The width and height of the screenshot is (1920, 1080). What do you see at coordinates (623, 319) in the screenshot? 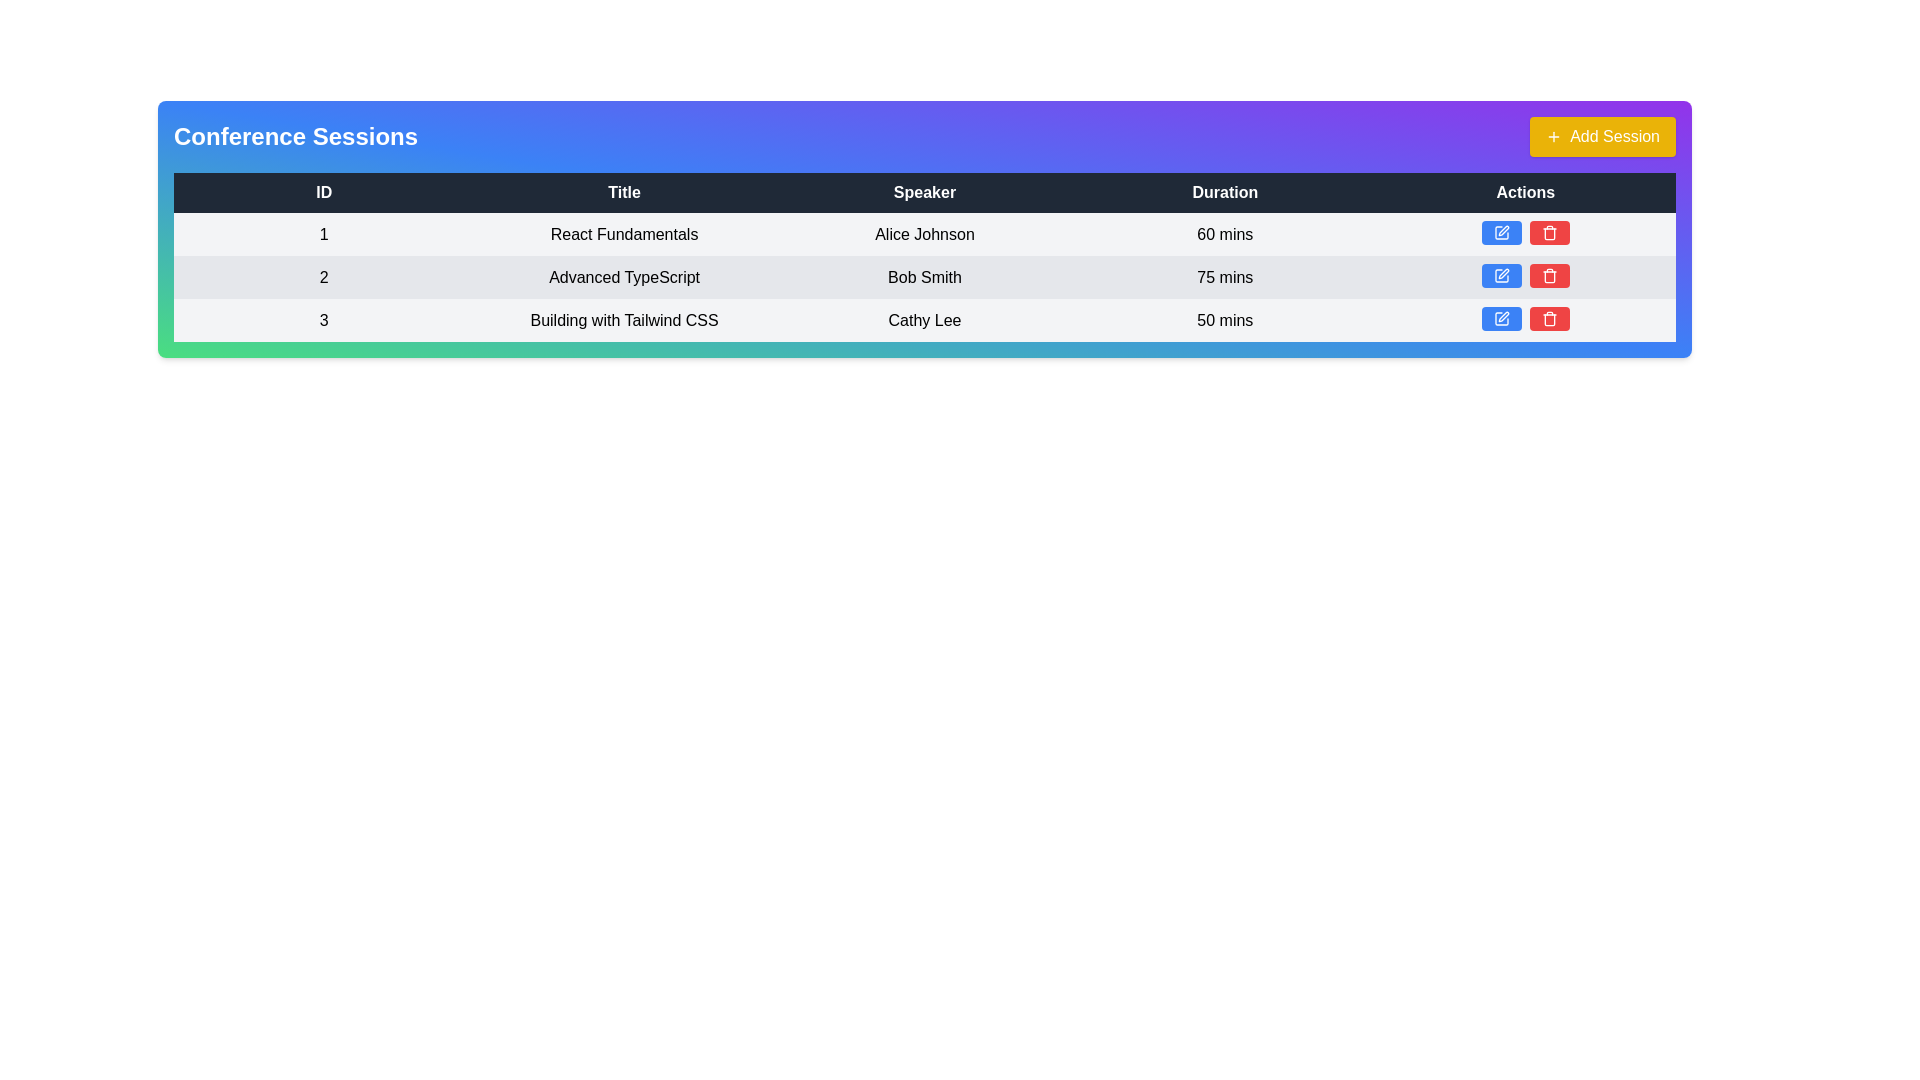
I see `the 'Title' text label of the third session entry in the session table, which displays the session's title information` at bounding box center [623, 319].